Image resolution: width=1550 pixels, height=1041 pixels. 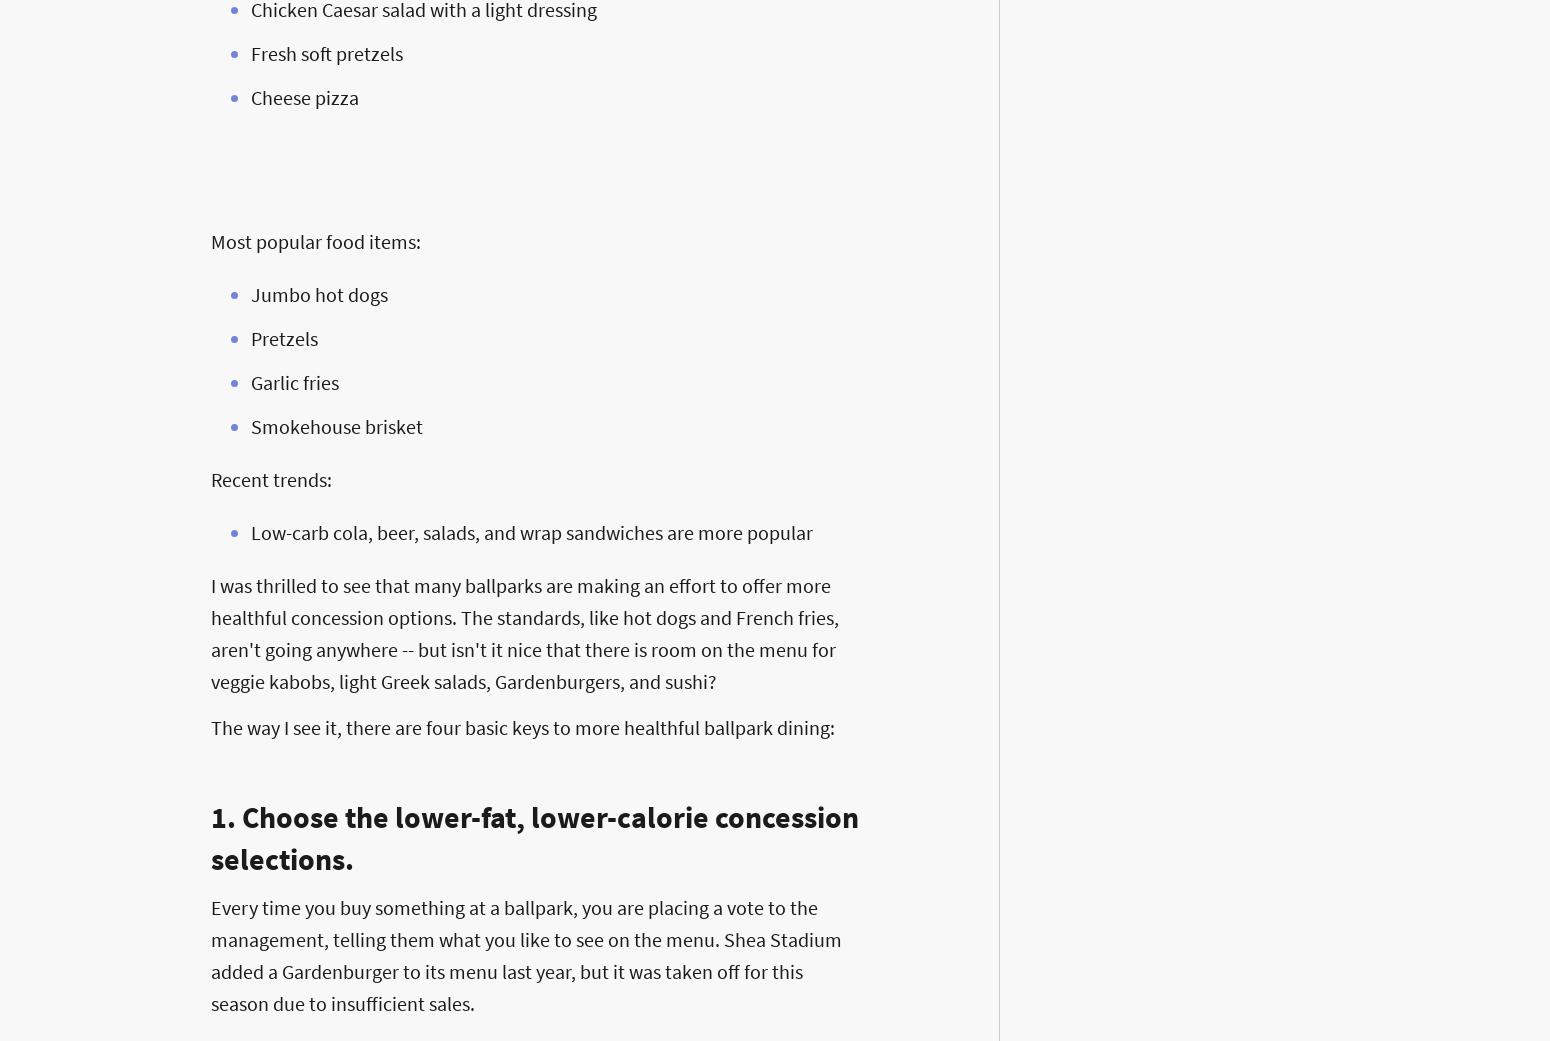 I want to click on 'Smokehouse brisket', so click(x=335, y=425).